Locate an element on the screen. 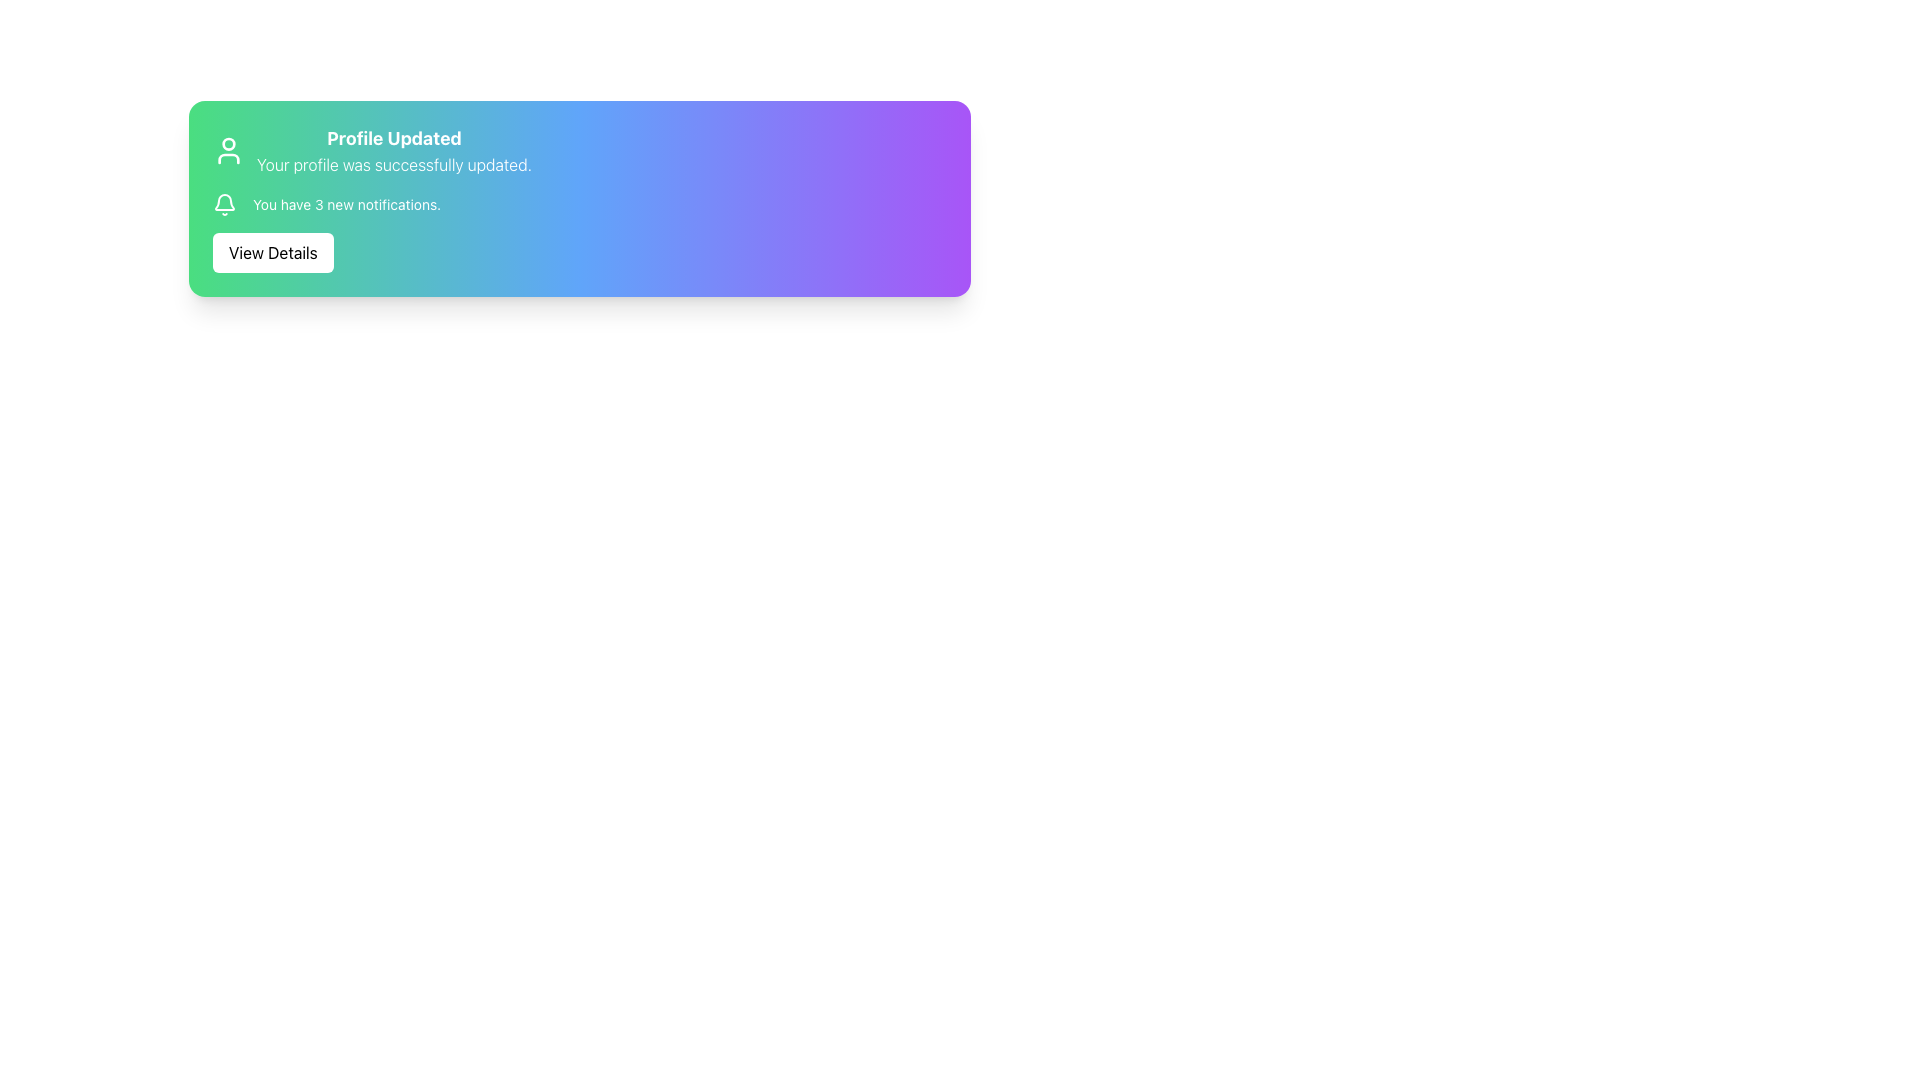 This screenshot has height=1080, width=1920. the rectangular button labeled 'View Details' to observe the opacity change is located at coordinates (272, 252).